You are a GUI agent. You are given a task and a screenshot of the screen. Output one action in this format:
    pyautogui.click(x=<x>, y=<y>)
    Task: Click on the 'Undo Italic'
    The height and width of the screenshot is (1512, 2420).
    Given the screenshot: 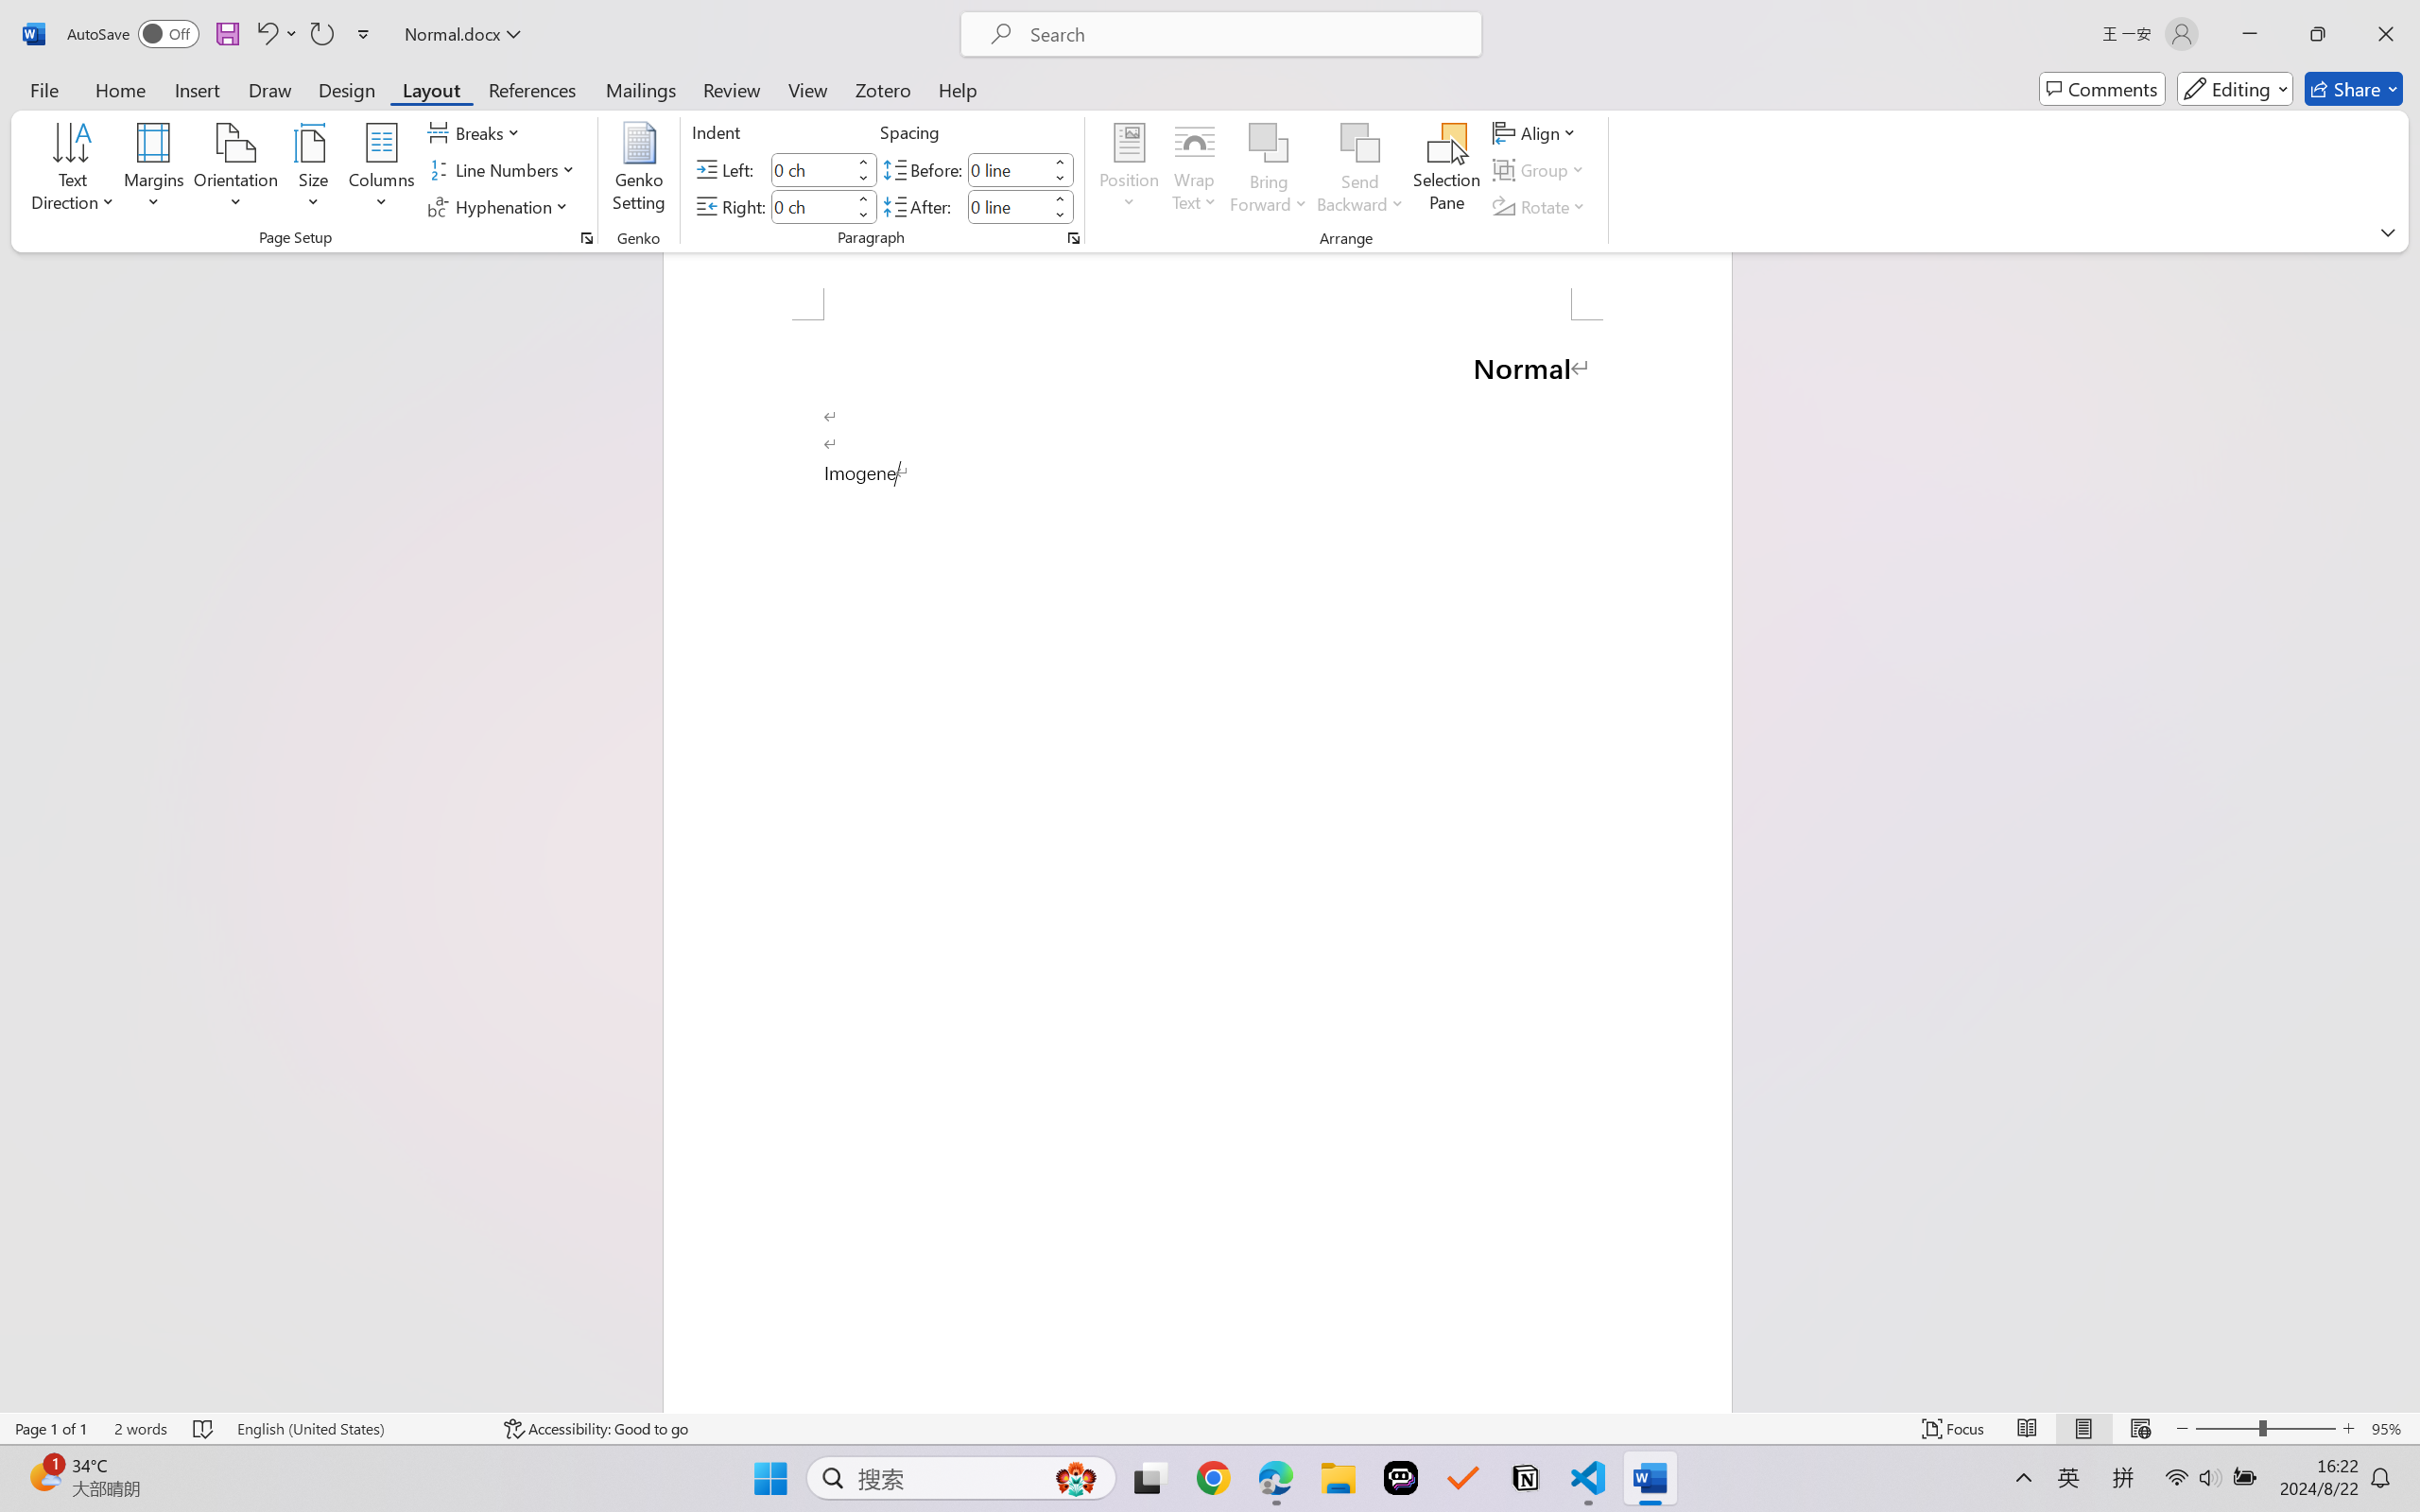 What is the action you would take?
    pyautogui.click(x=265, y=33)
    